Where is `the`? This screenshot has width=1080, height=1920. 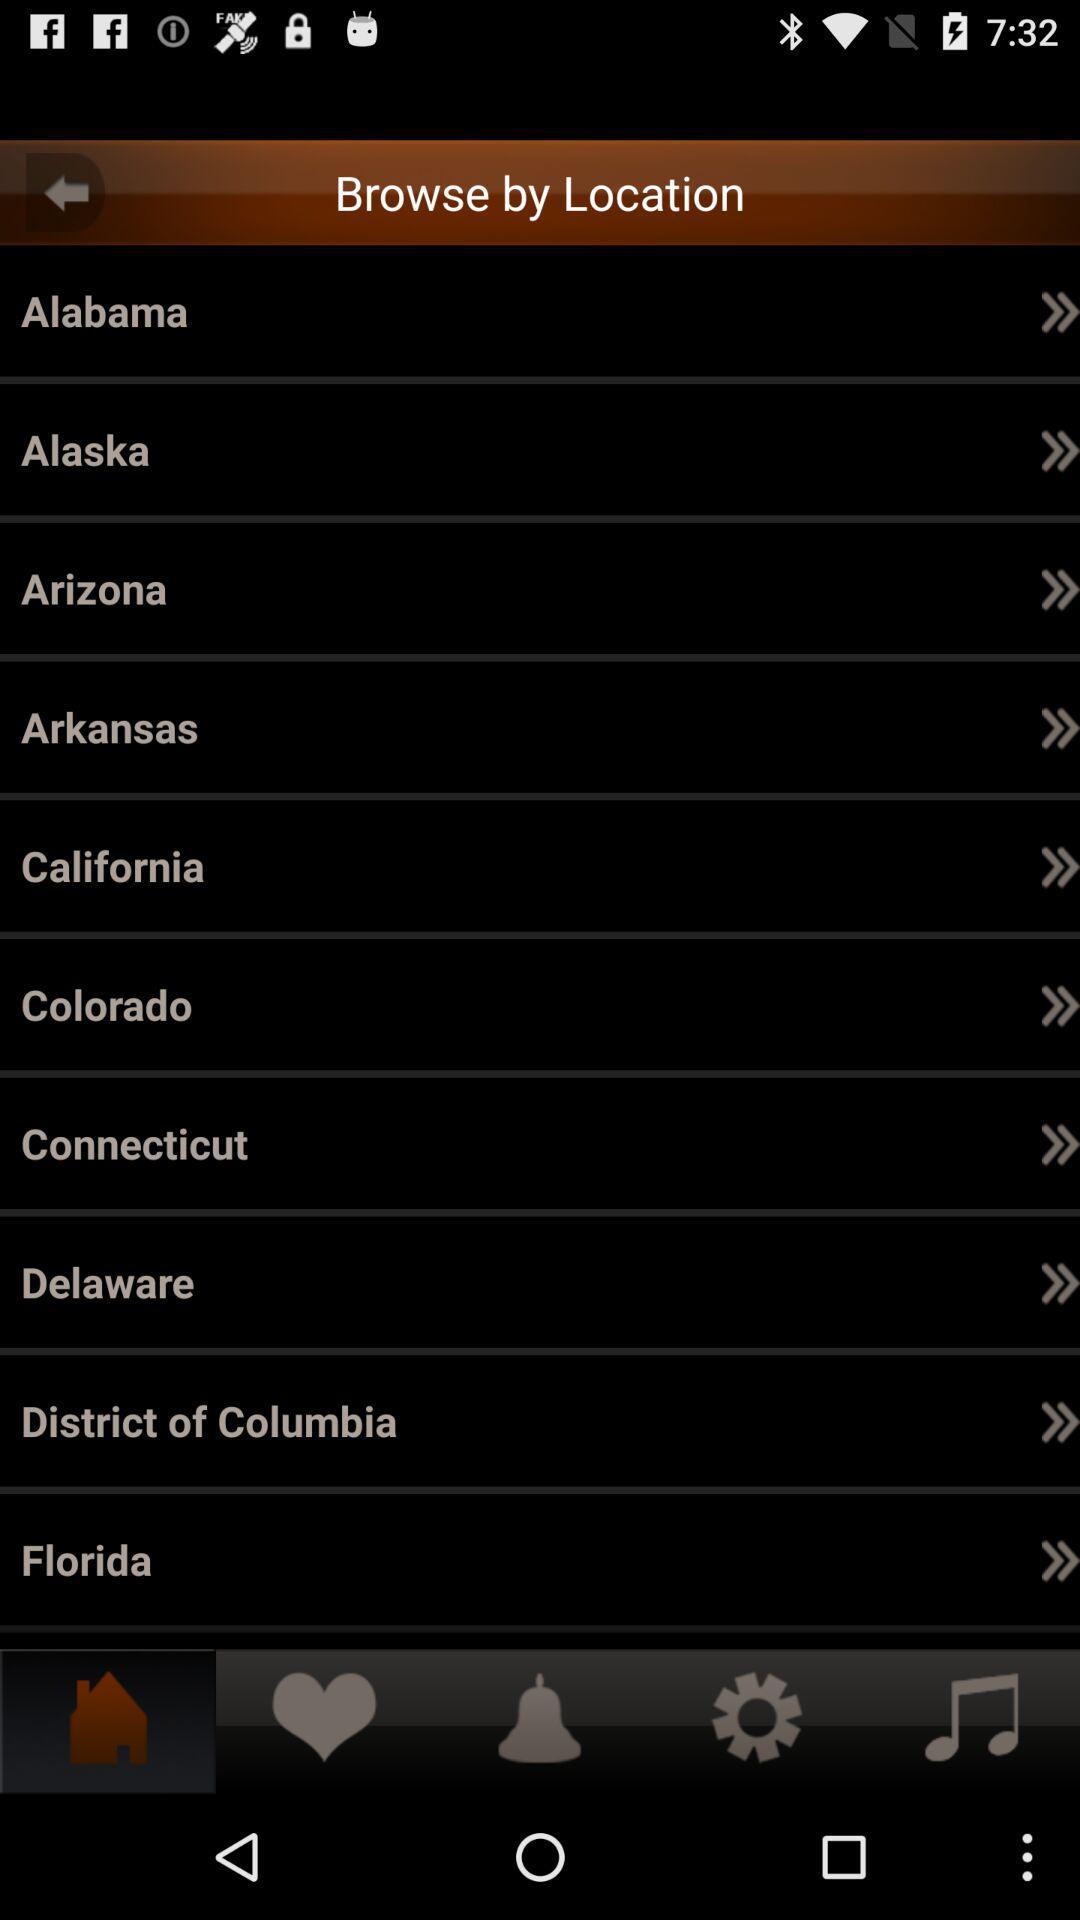
the is located at coordinates (867, 1282).